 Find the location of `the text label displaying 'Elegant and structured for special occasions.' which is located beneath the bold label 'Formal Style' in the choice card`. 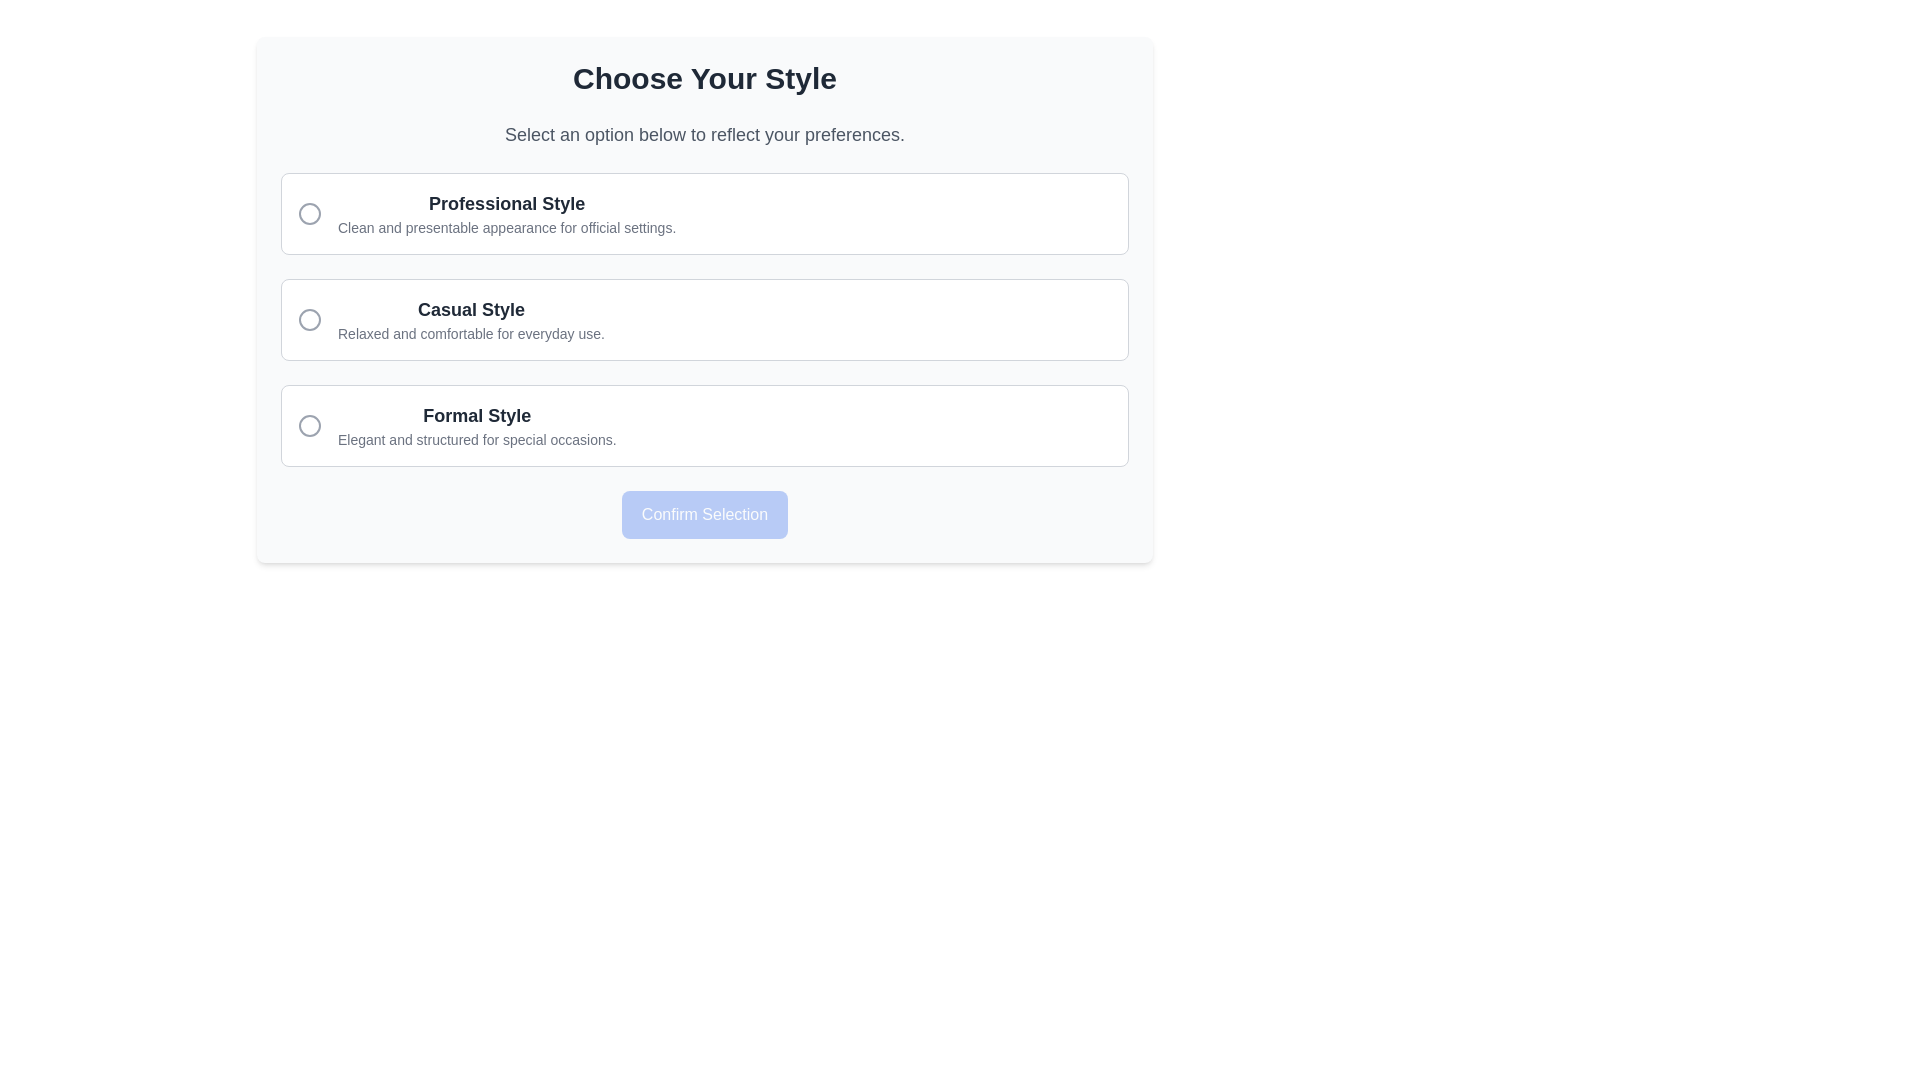

the text label displaying 'Elegant and structured for special occasions.' which is located beneath the bold label 'Formal Style' in the choice card is located at coordinates (476, 438).